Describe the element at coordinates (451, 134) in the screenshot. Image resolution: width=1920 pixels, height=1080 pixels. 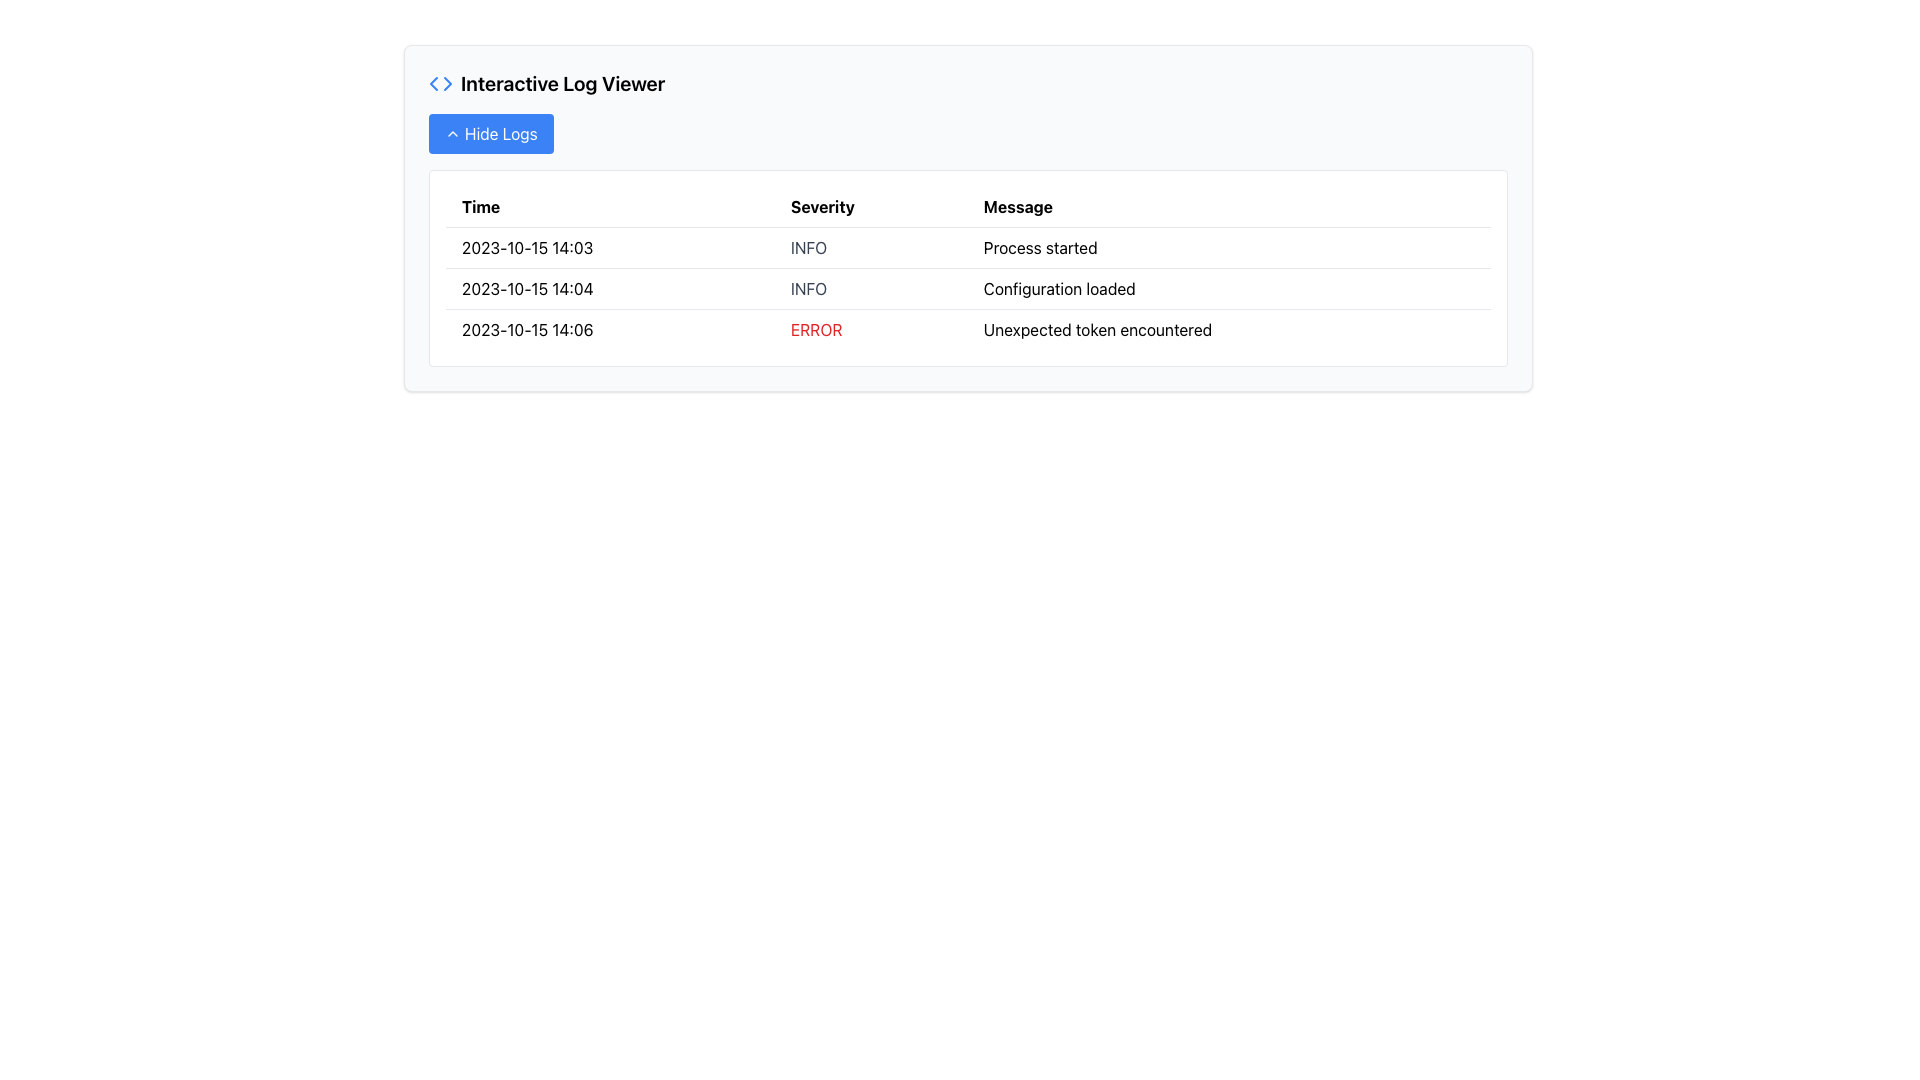
I see `the chevron icon located to the left of the 'Hide Logs' text within the blue button at the top-left section of the log viewer interface` at that location.